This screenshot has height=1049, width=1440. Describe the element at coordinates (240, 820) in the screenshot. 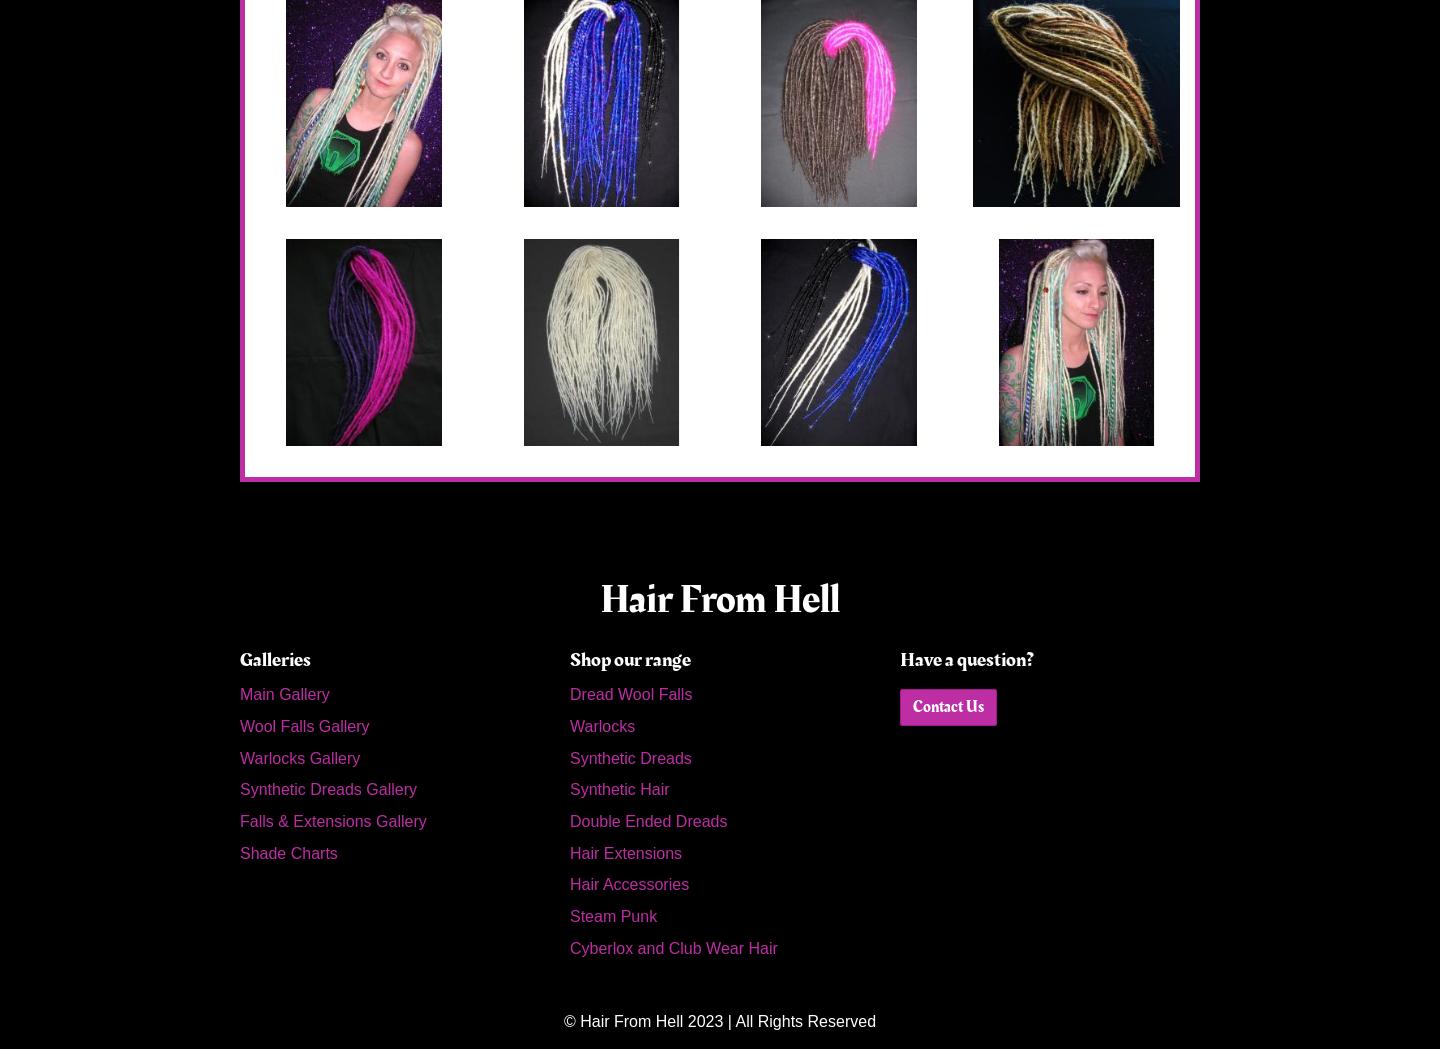

I see `'Falls & Extensions Gallery'` at that location.